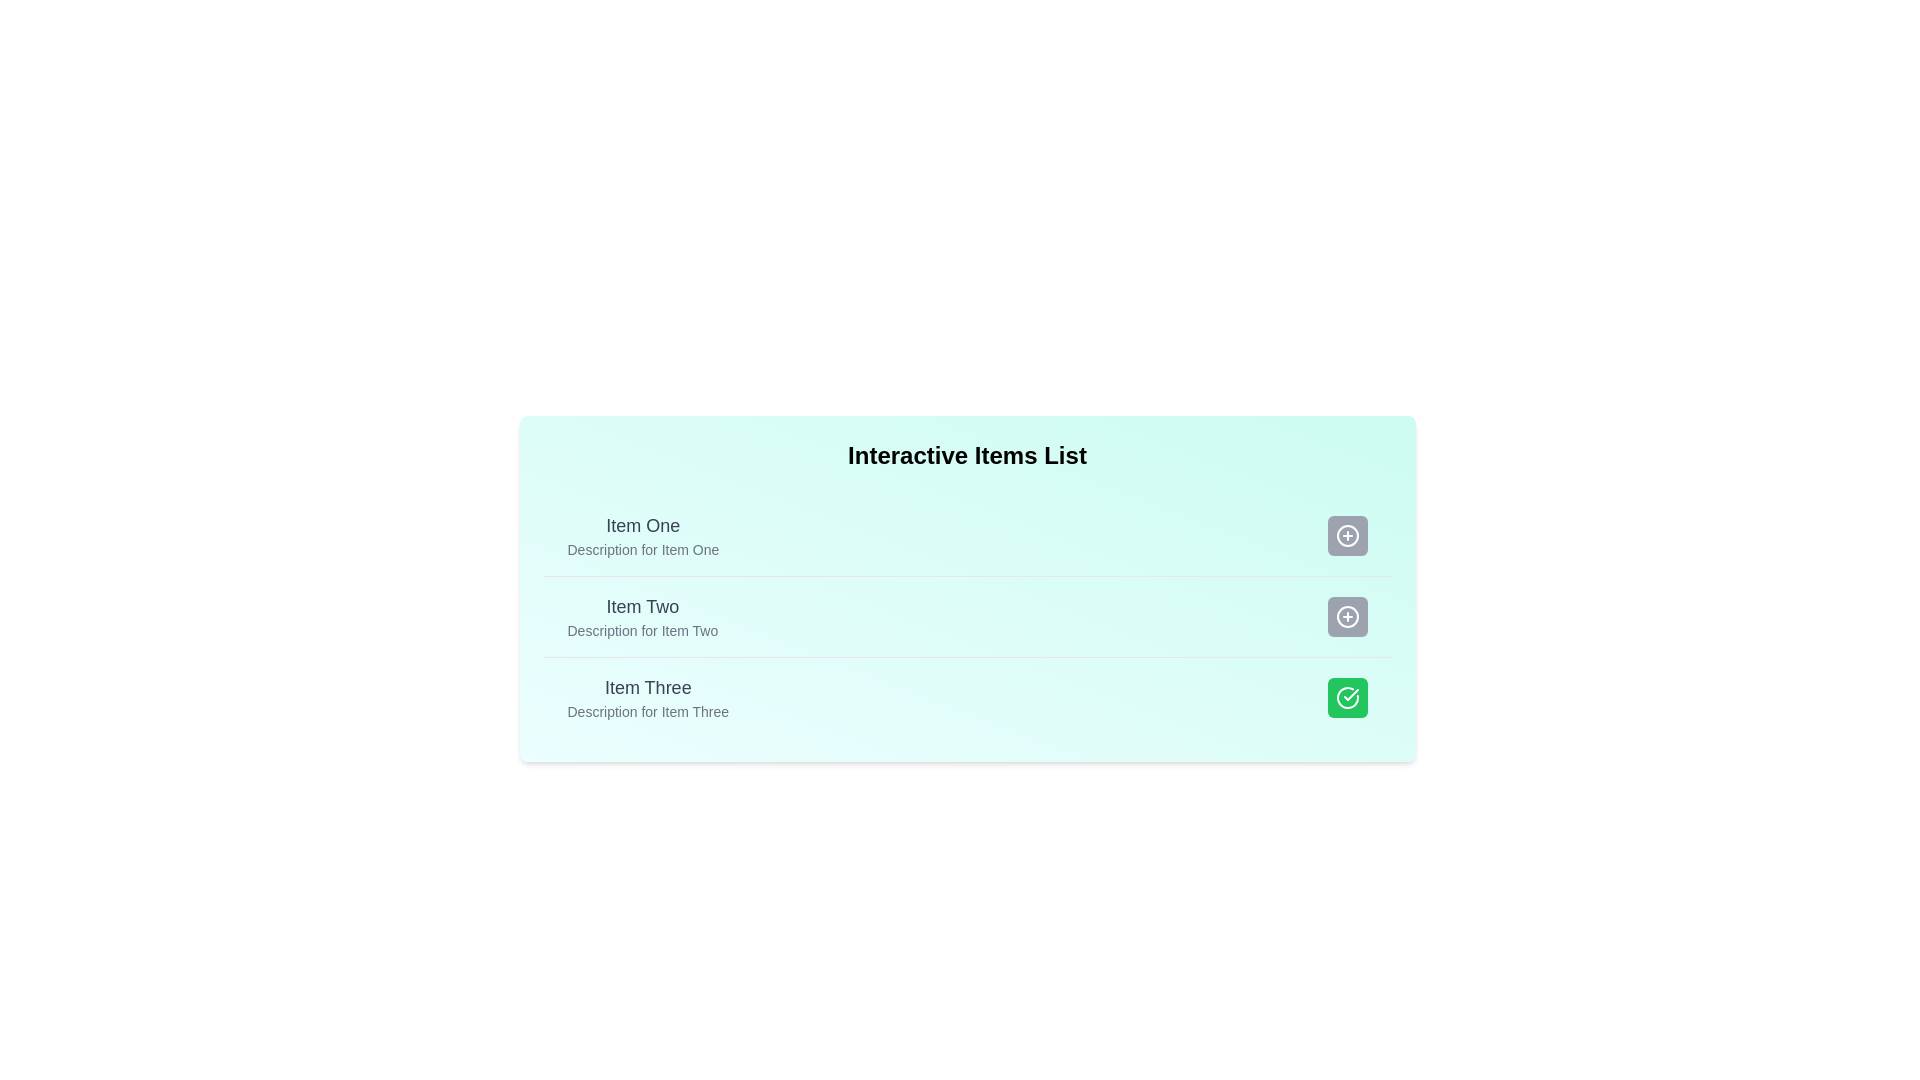 This screenshot has height=1080, width=1920. I want to click on the title or description of Item Two to observe the tooltip or effect, so click(642, 605).